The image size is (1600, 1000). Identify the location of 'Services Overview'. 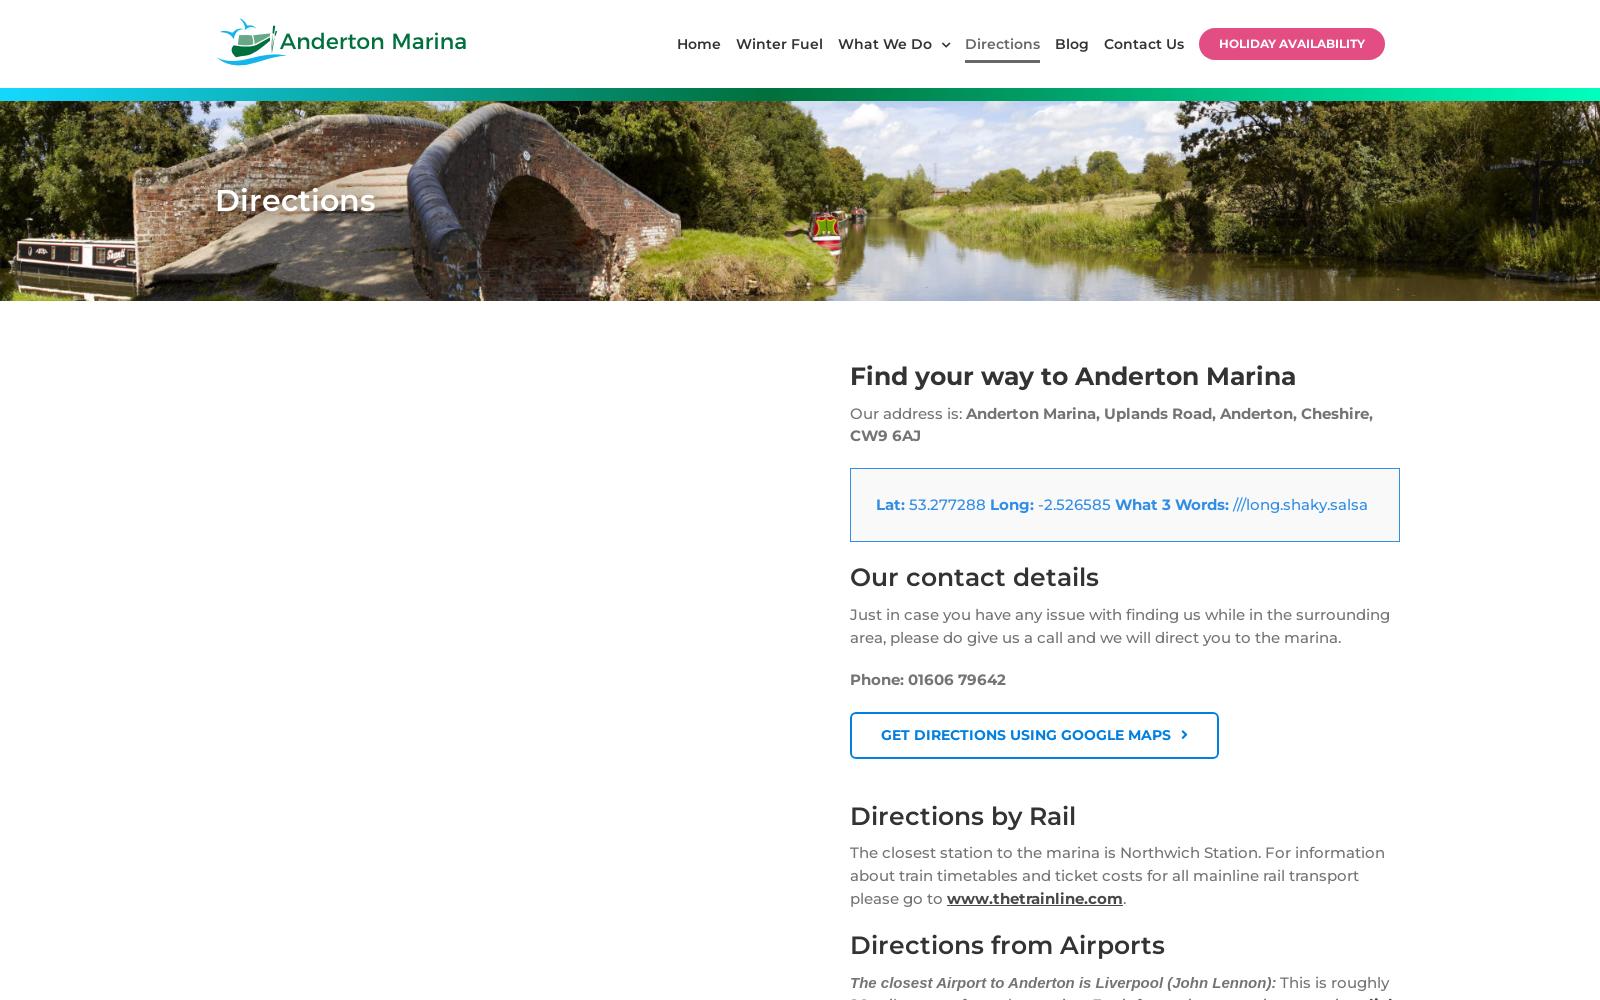
(308, 365).